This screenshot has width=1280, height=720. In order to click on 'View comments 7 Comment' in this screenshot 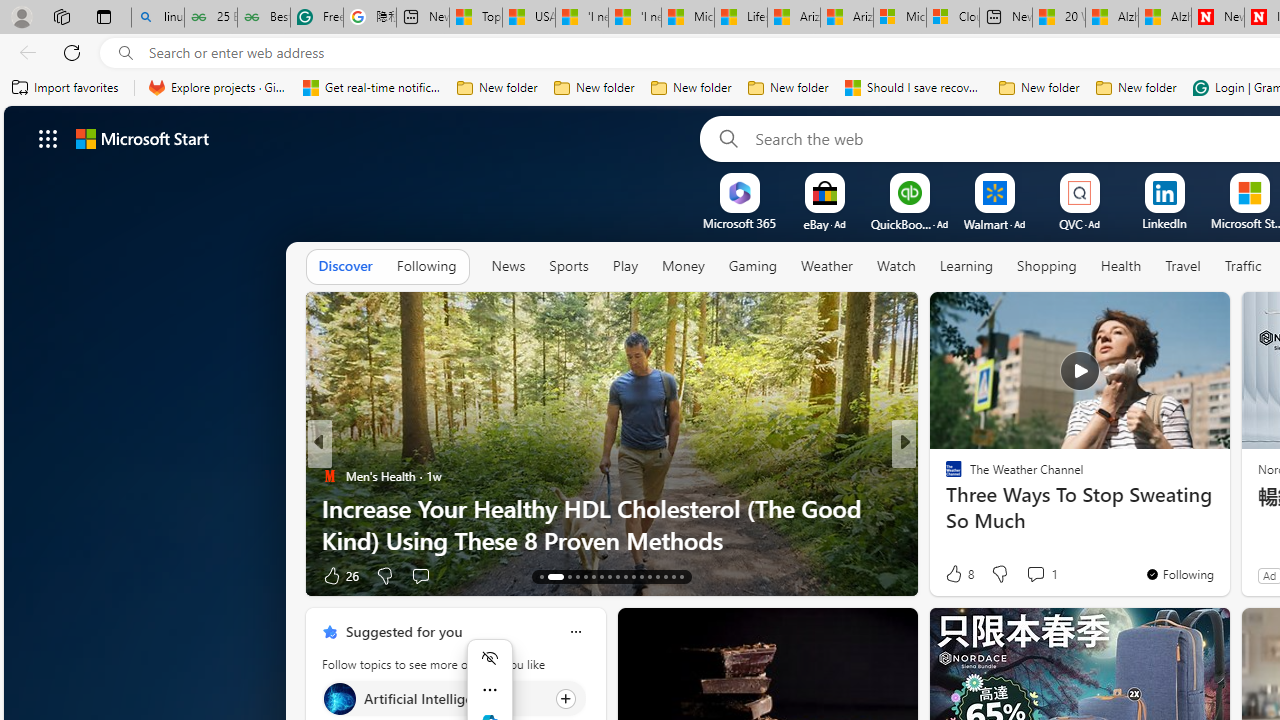, I will do `click(1036, 575)`.